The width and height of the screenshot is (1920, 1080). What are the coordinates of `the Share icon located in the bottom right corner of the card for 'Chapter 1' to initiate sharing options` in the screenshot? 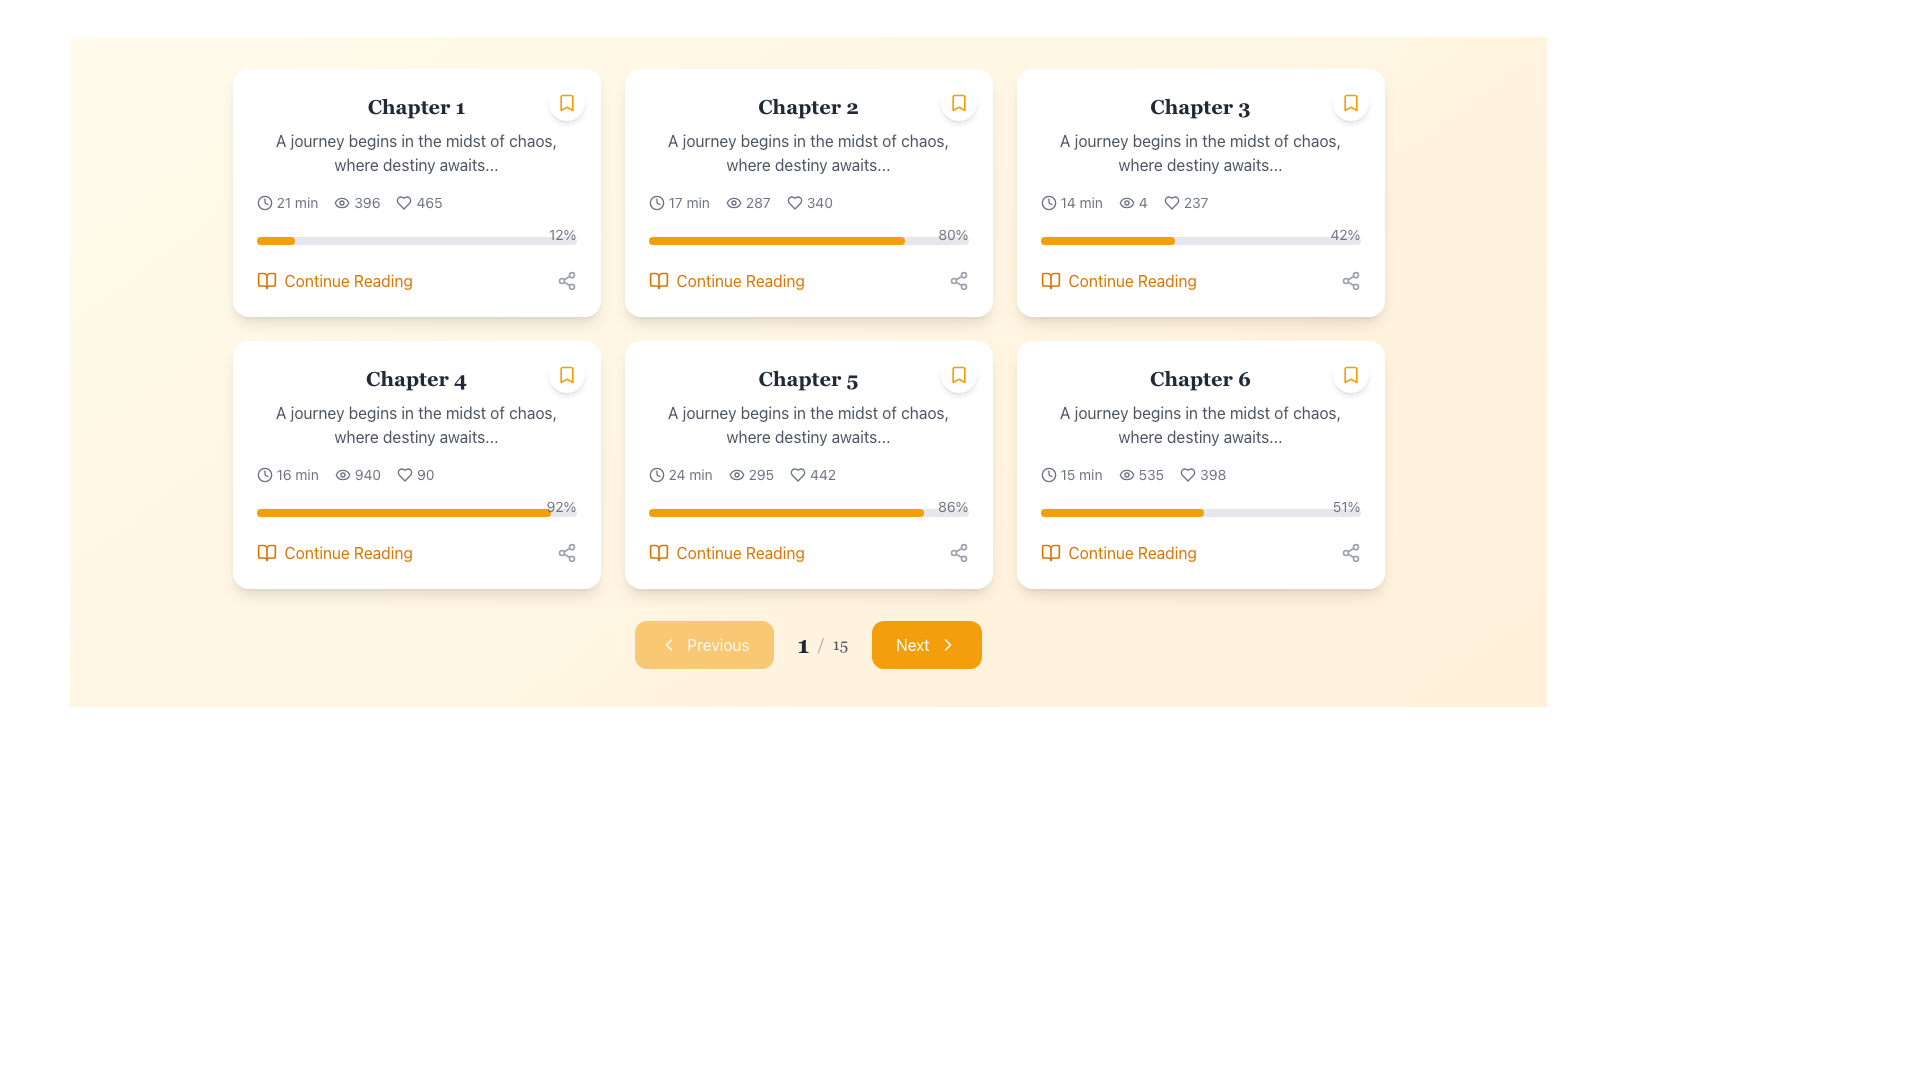 It's located at (565, 281).